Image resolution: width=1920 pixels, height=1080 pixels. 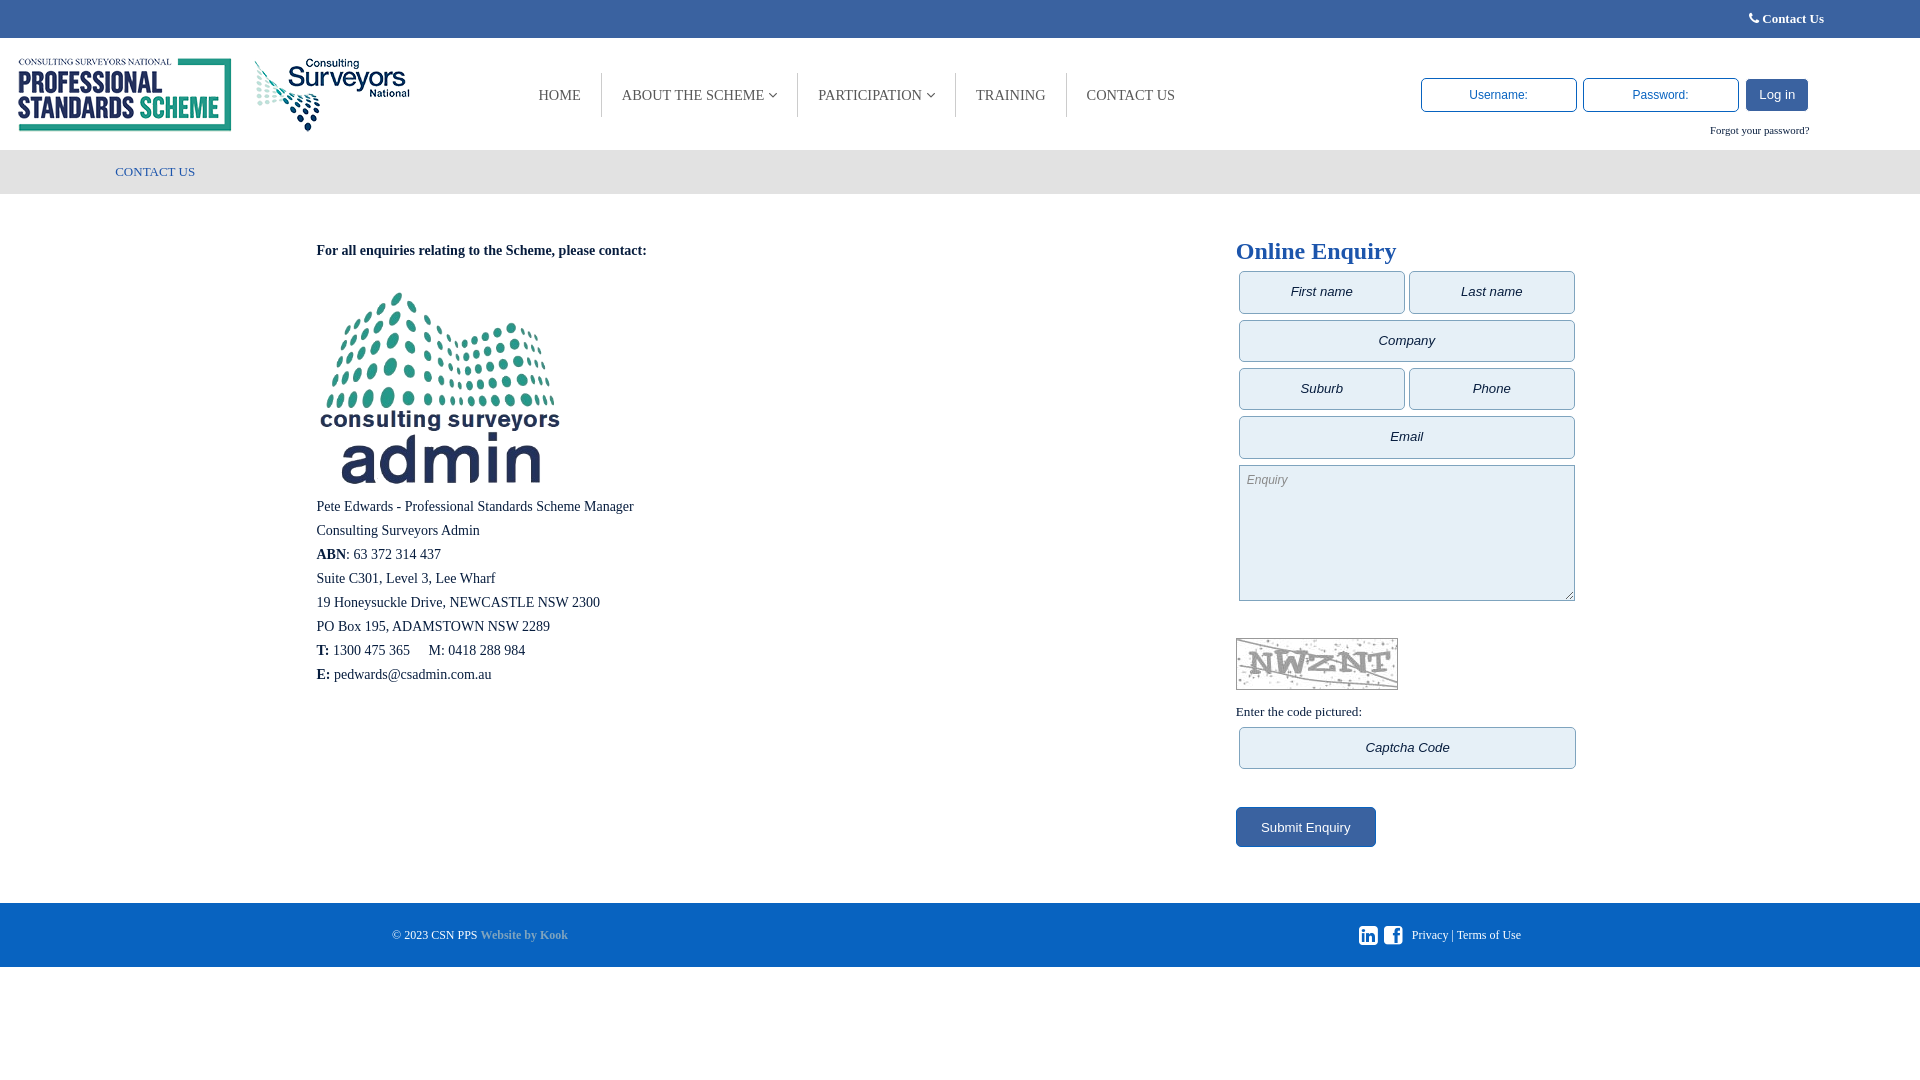 What do you see at coordinates (1758, 130) in the screenshot?
I see `'Forgot your password?'` at bounding box center [1758, 130].